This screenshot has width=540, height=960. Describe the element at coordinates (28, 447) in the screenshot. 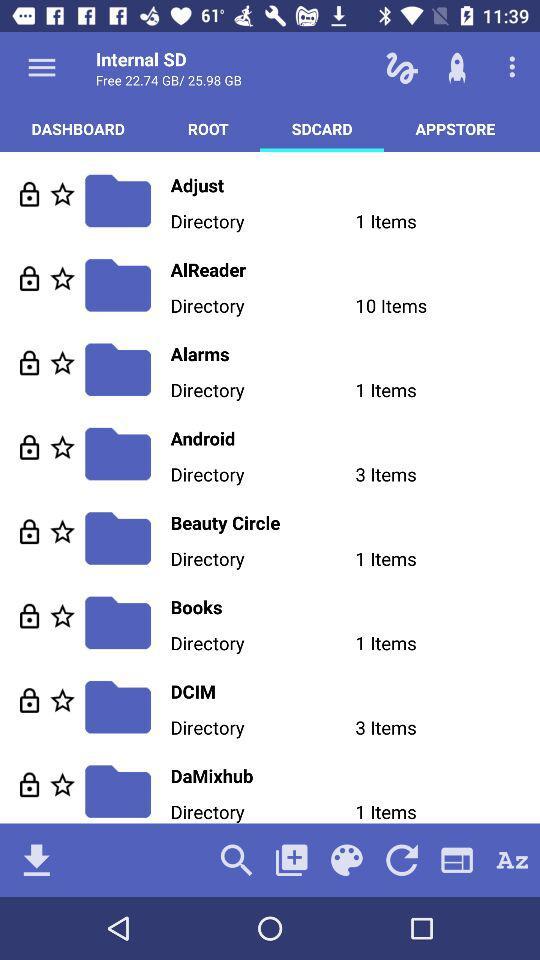

I see `folder lock` at that location.